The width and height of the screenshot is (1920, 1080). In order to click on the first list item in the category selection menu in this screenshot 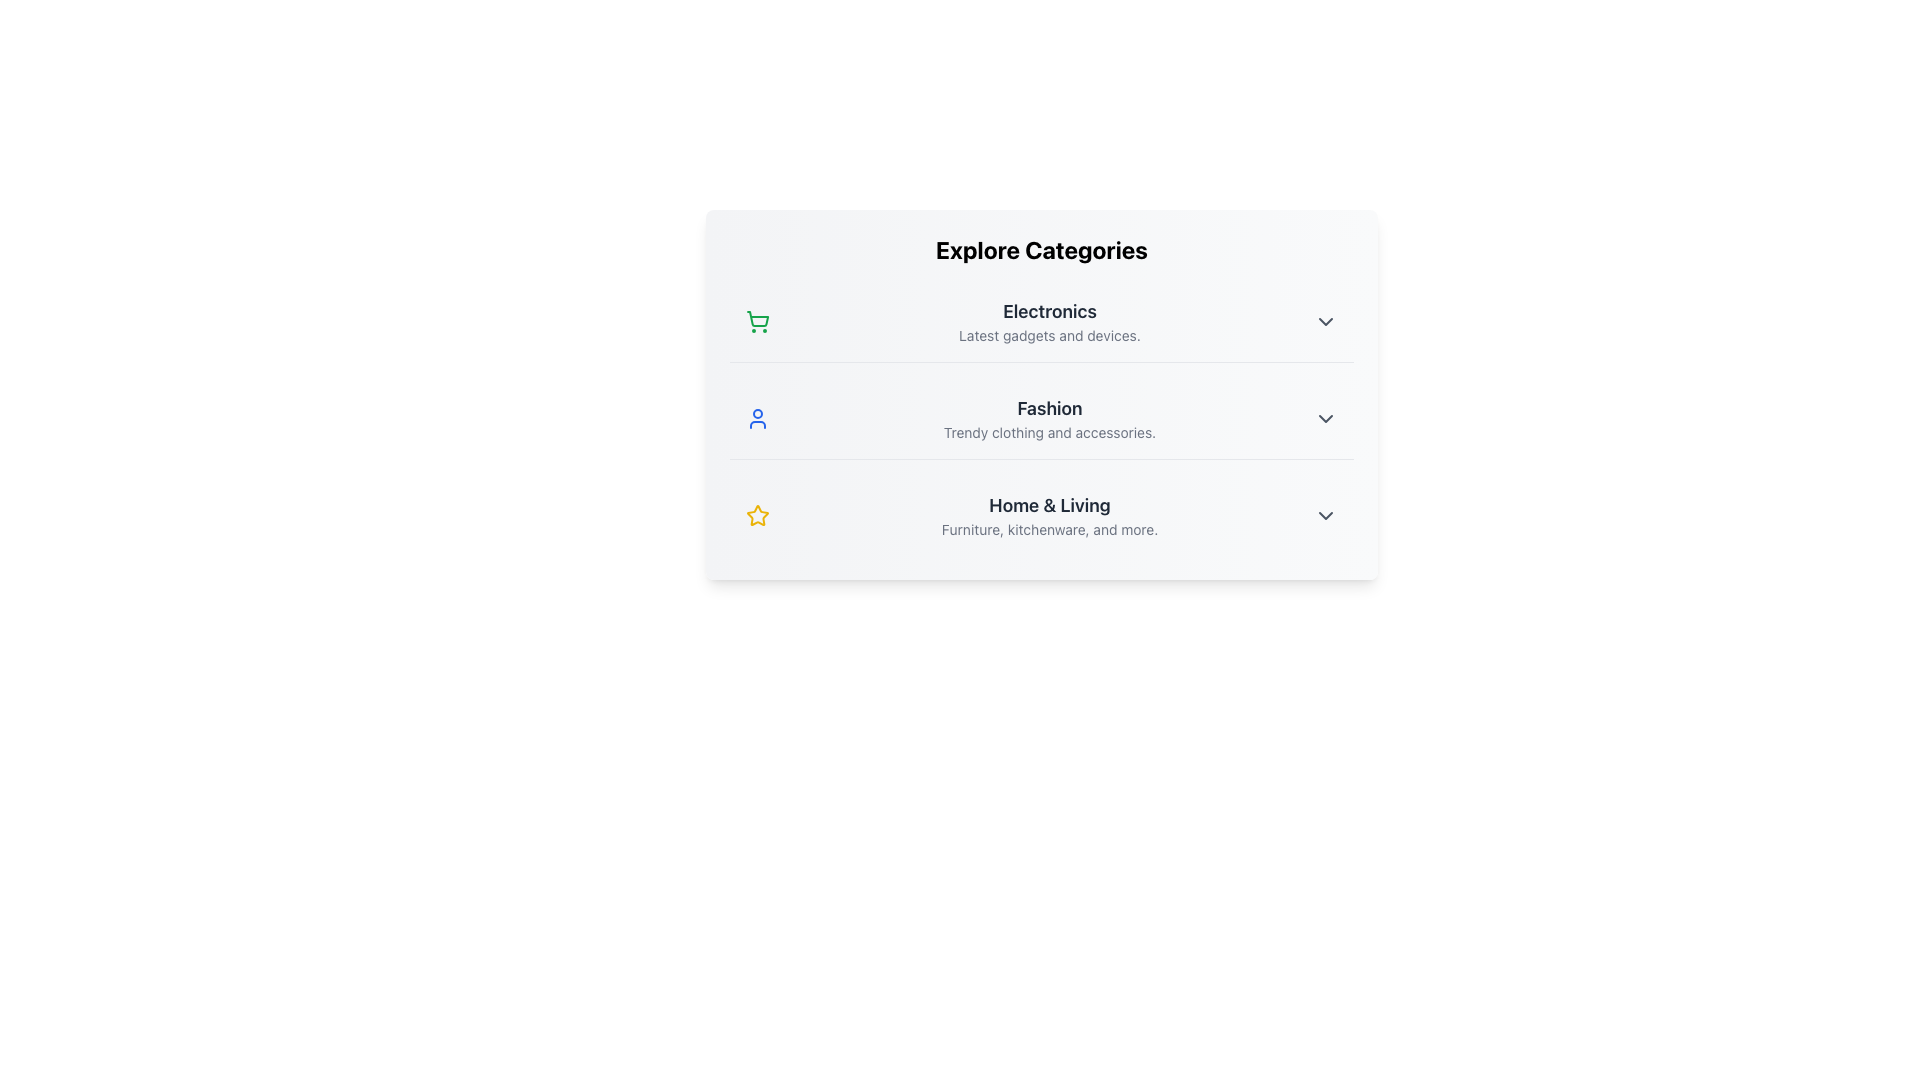, I will do `click(1040, 320)`.